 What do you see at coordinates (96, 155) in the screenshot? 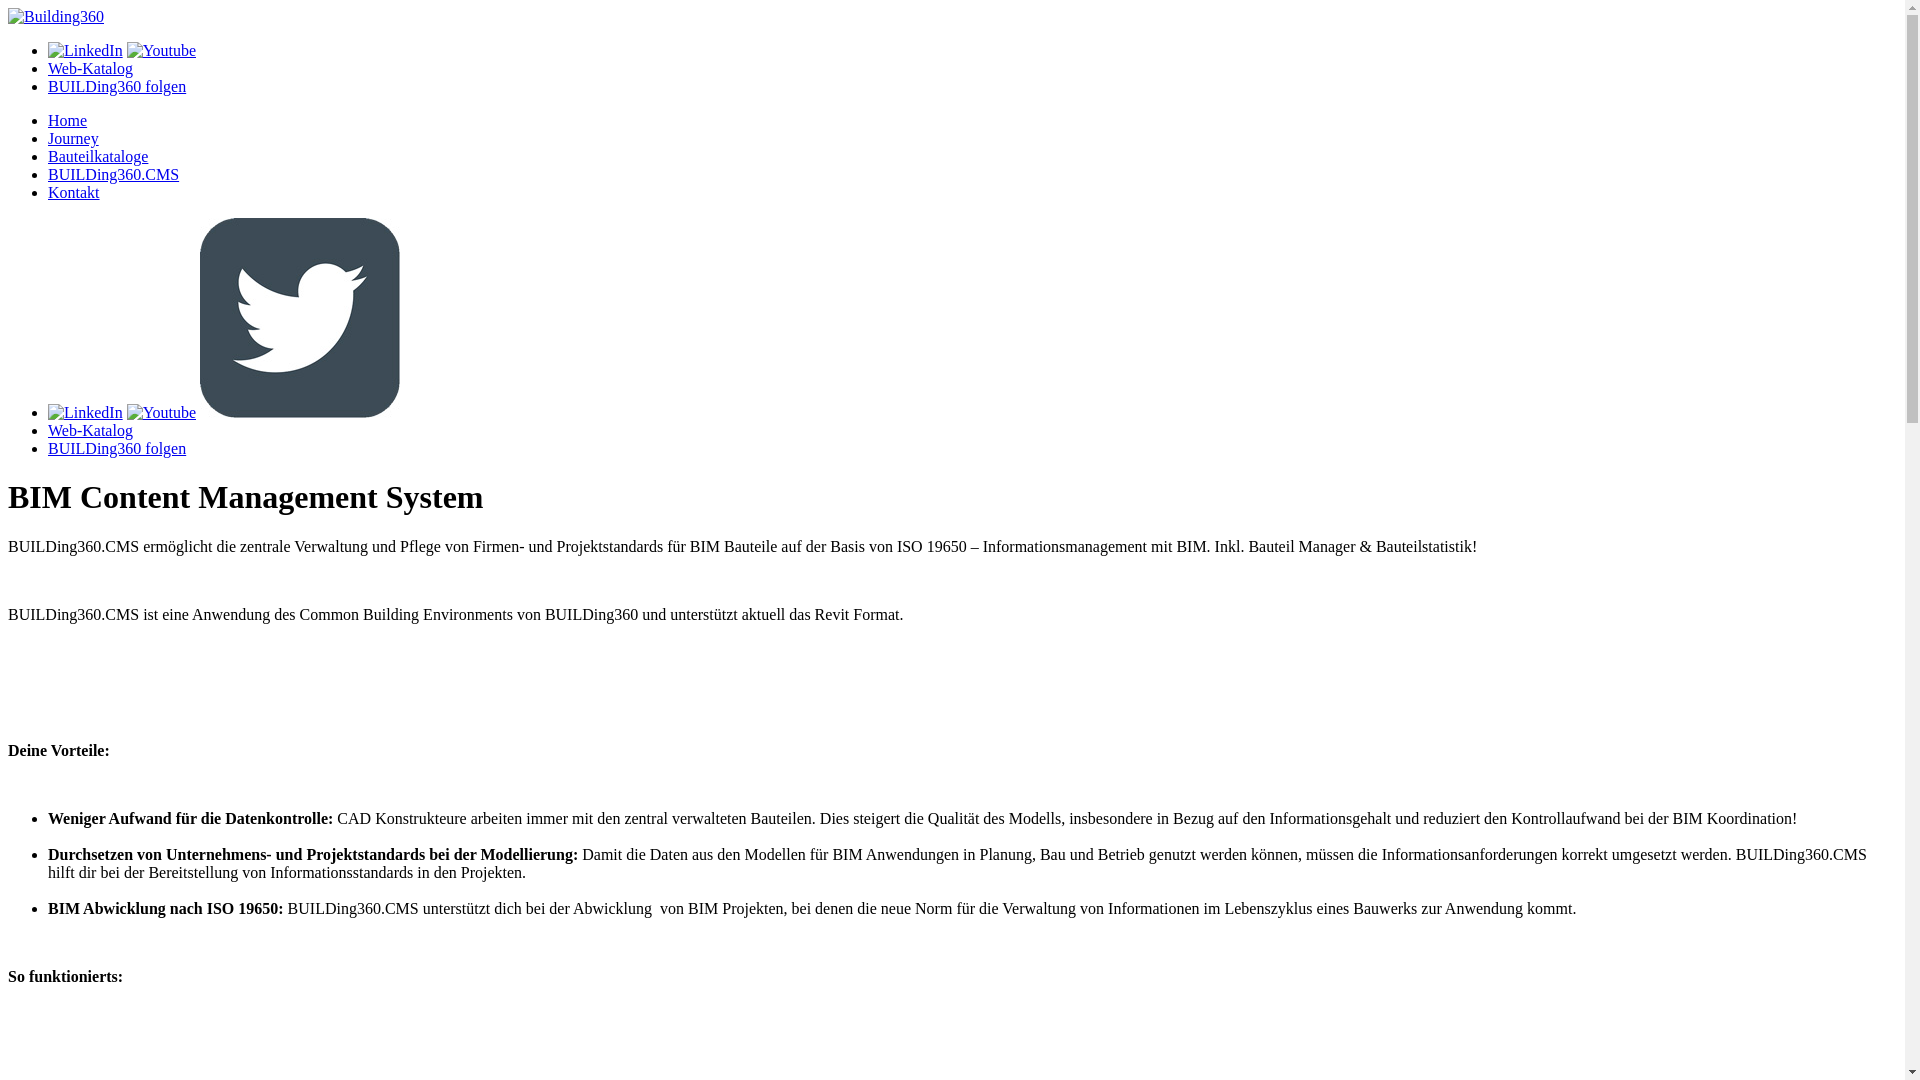
I see `'Bauteilkataloge'` at bounding box center [96, 155].